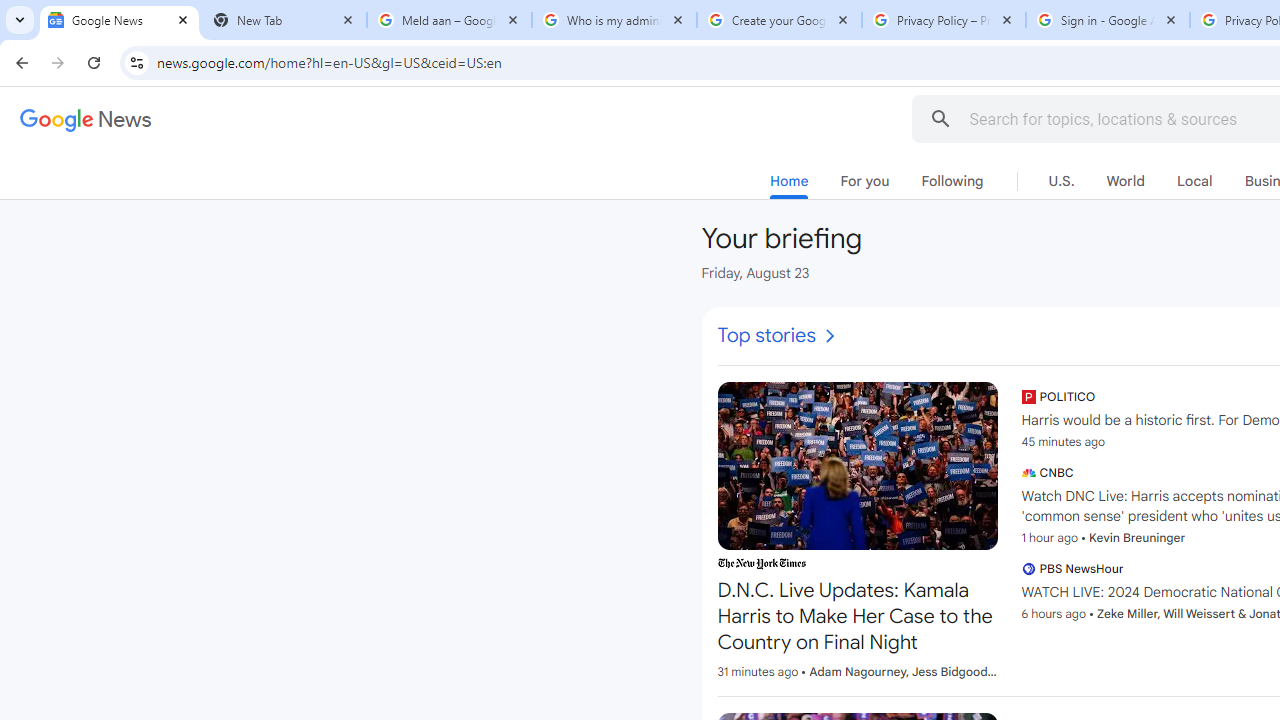 The width and height of the screenshot is (1280, 720). Describe the element at coordinates (1194, 181) in the screenshot. I see `'Local'` at that location.